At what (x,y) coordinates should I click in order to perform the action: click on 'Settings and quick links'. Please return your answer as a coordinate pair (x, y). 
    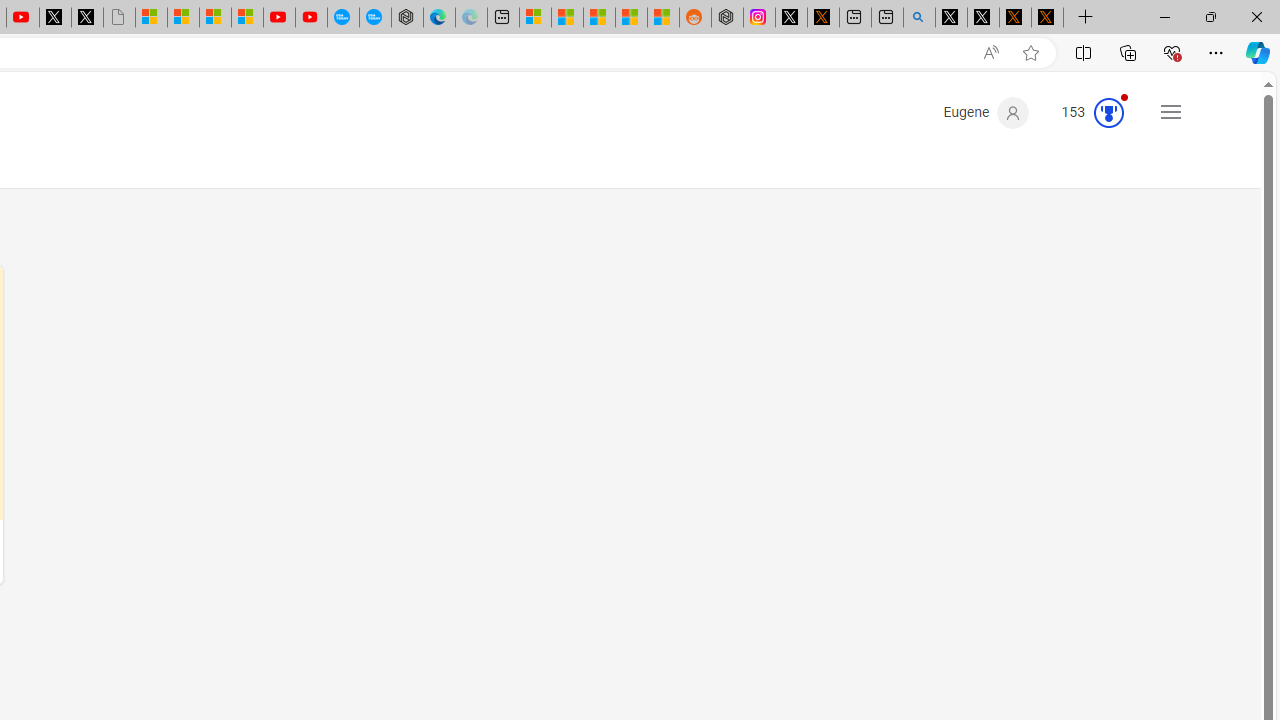
    Looking at the image, I should click on (1171, 111).